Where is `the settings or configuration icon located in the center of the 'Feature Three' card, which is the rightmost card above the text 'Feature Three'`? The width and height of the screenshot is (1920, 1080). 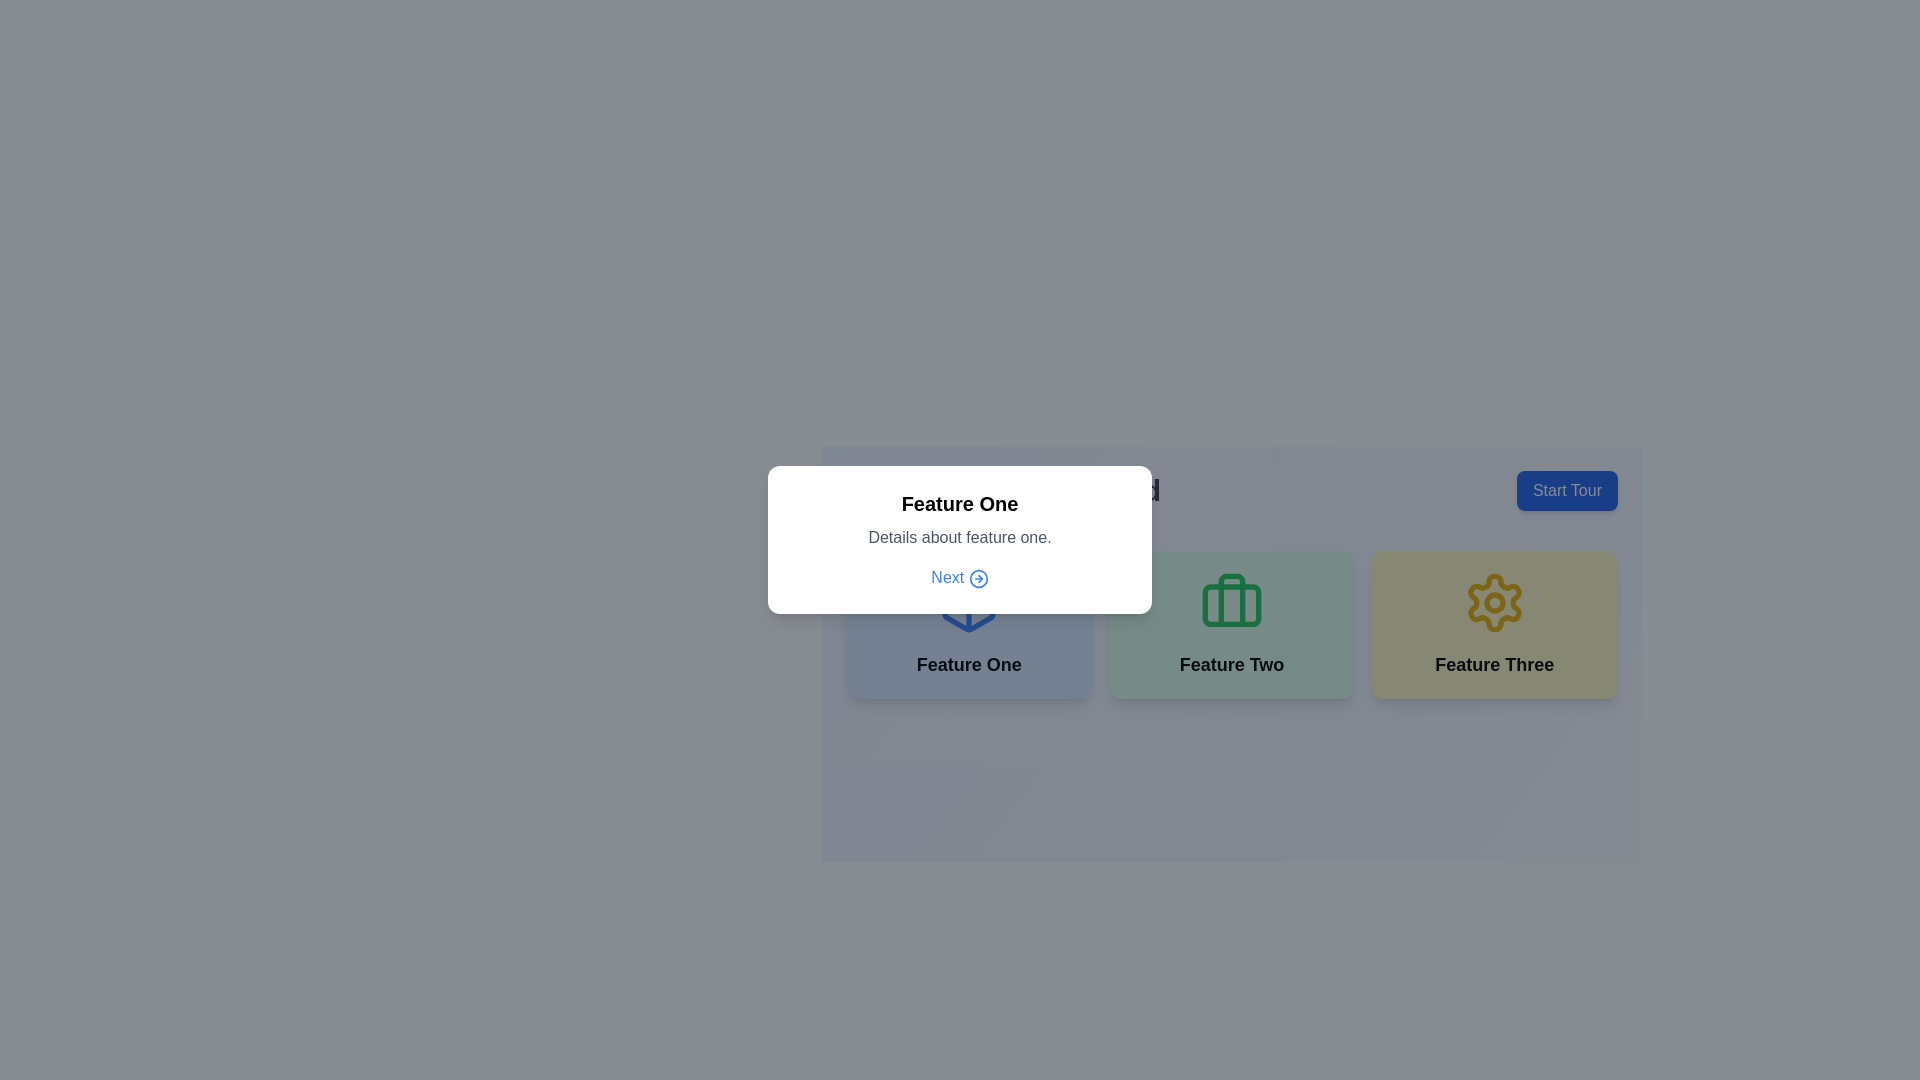 the settings or configuration icon located in the center of the 'Feature Three' card, which is the rightmost card above the text 'Feature Three' is located at coordinates (1494, 601).